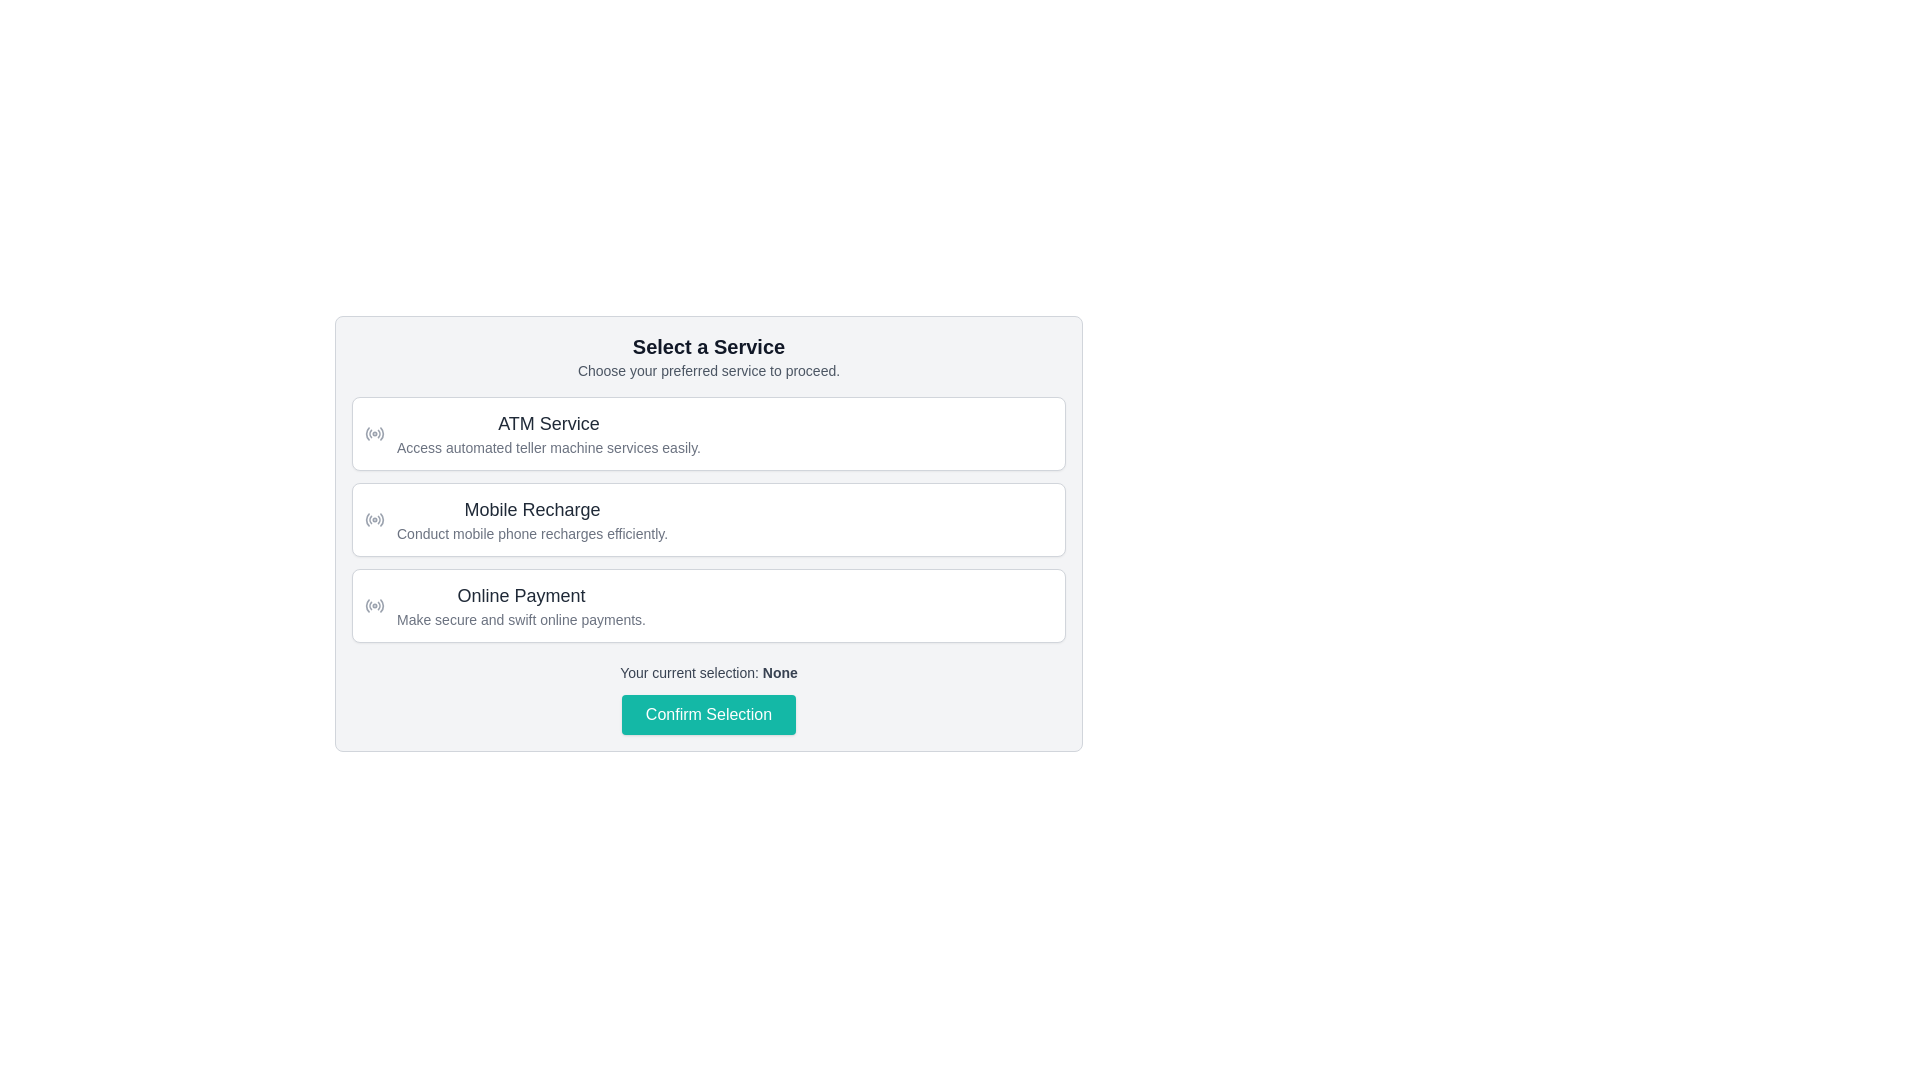 This screenshot has width=1920, height=1080. What do you see at coordinates (709, 672) in the screenshot?
I see `the text label displaying 'Your current selection: None', which is a small light gray text located above the 'Confirm Selection' button and below the option cards` at bounding box center [709, 672].